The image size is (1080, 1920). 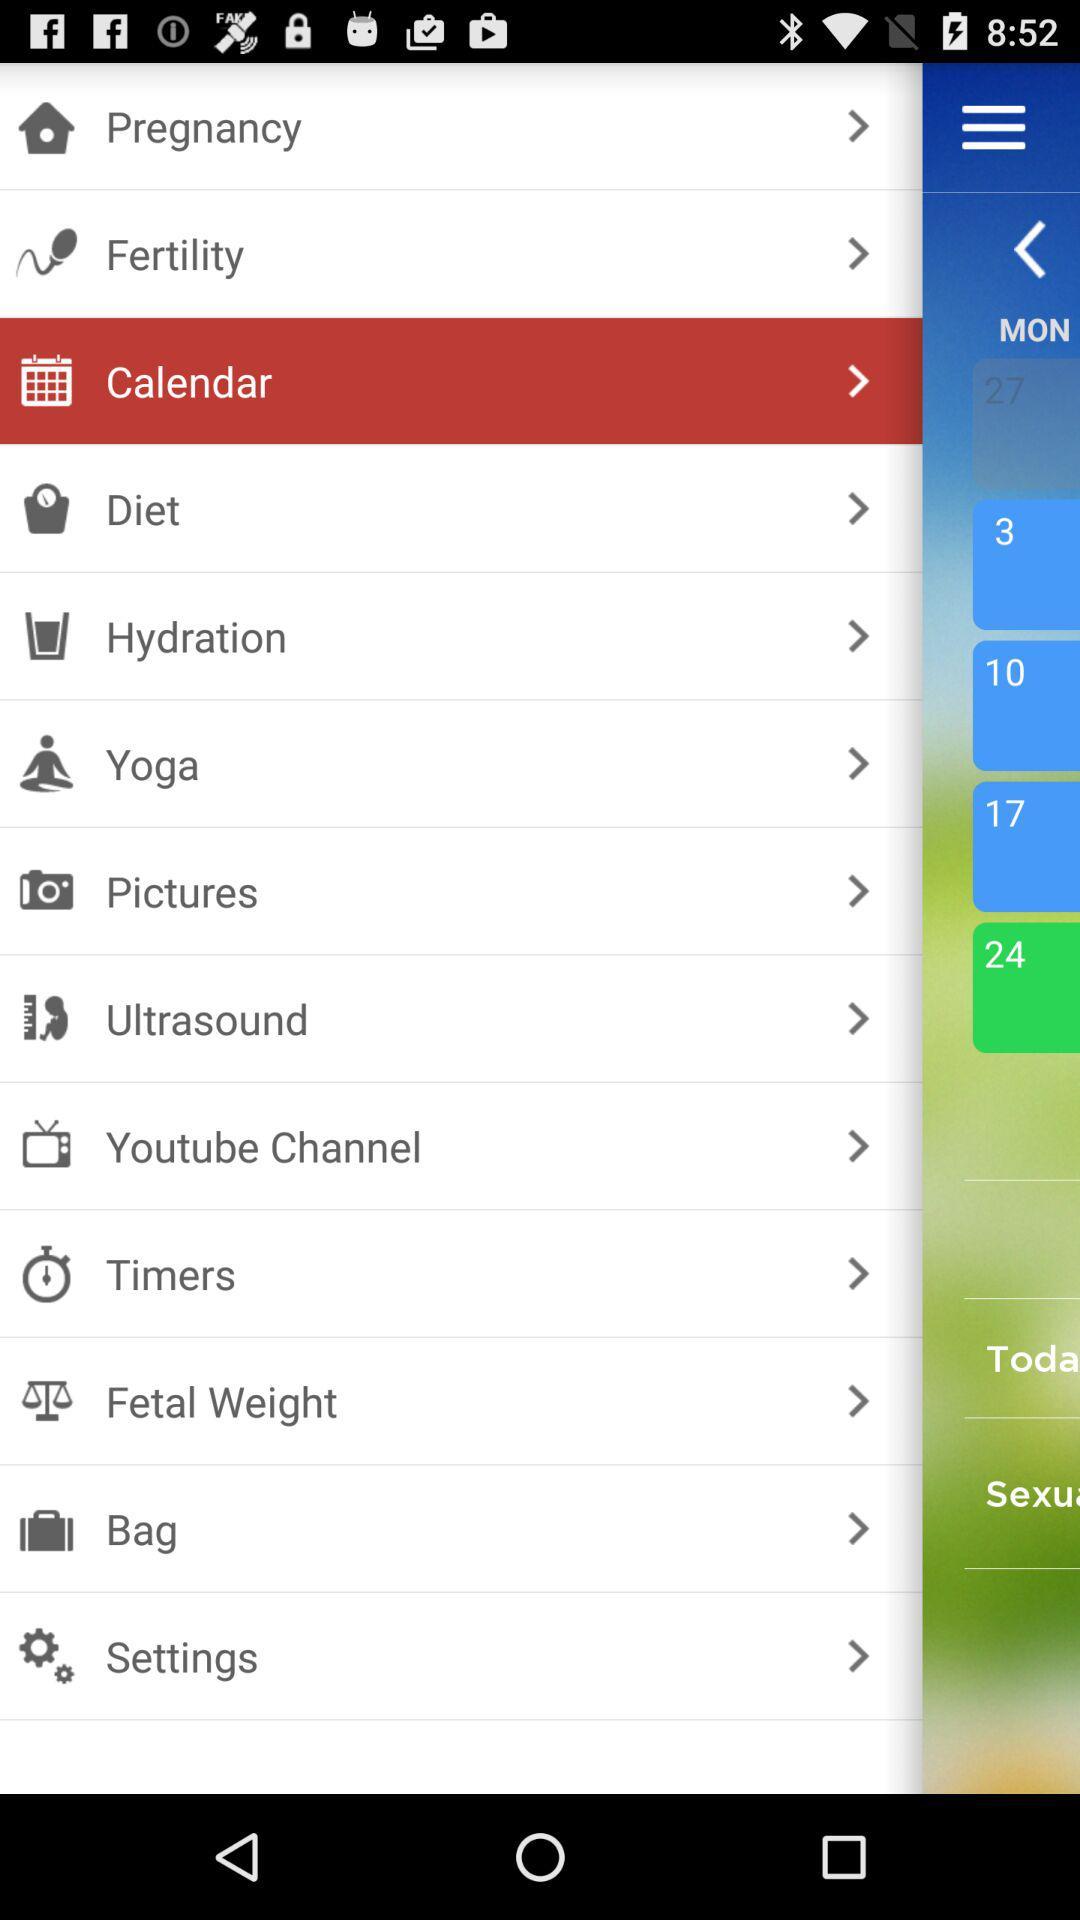 What do you see at coordinates (993, 126) in the screenshot?
I see `more options` at bounding box center [993, 126].